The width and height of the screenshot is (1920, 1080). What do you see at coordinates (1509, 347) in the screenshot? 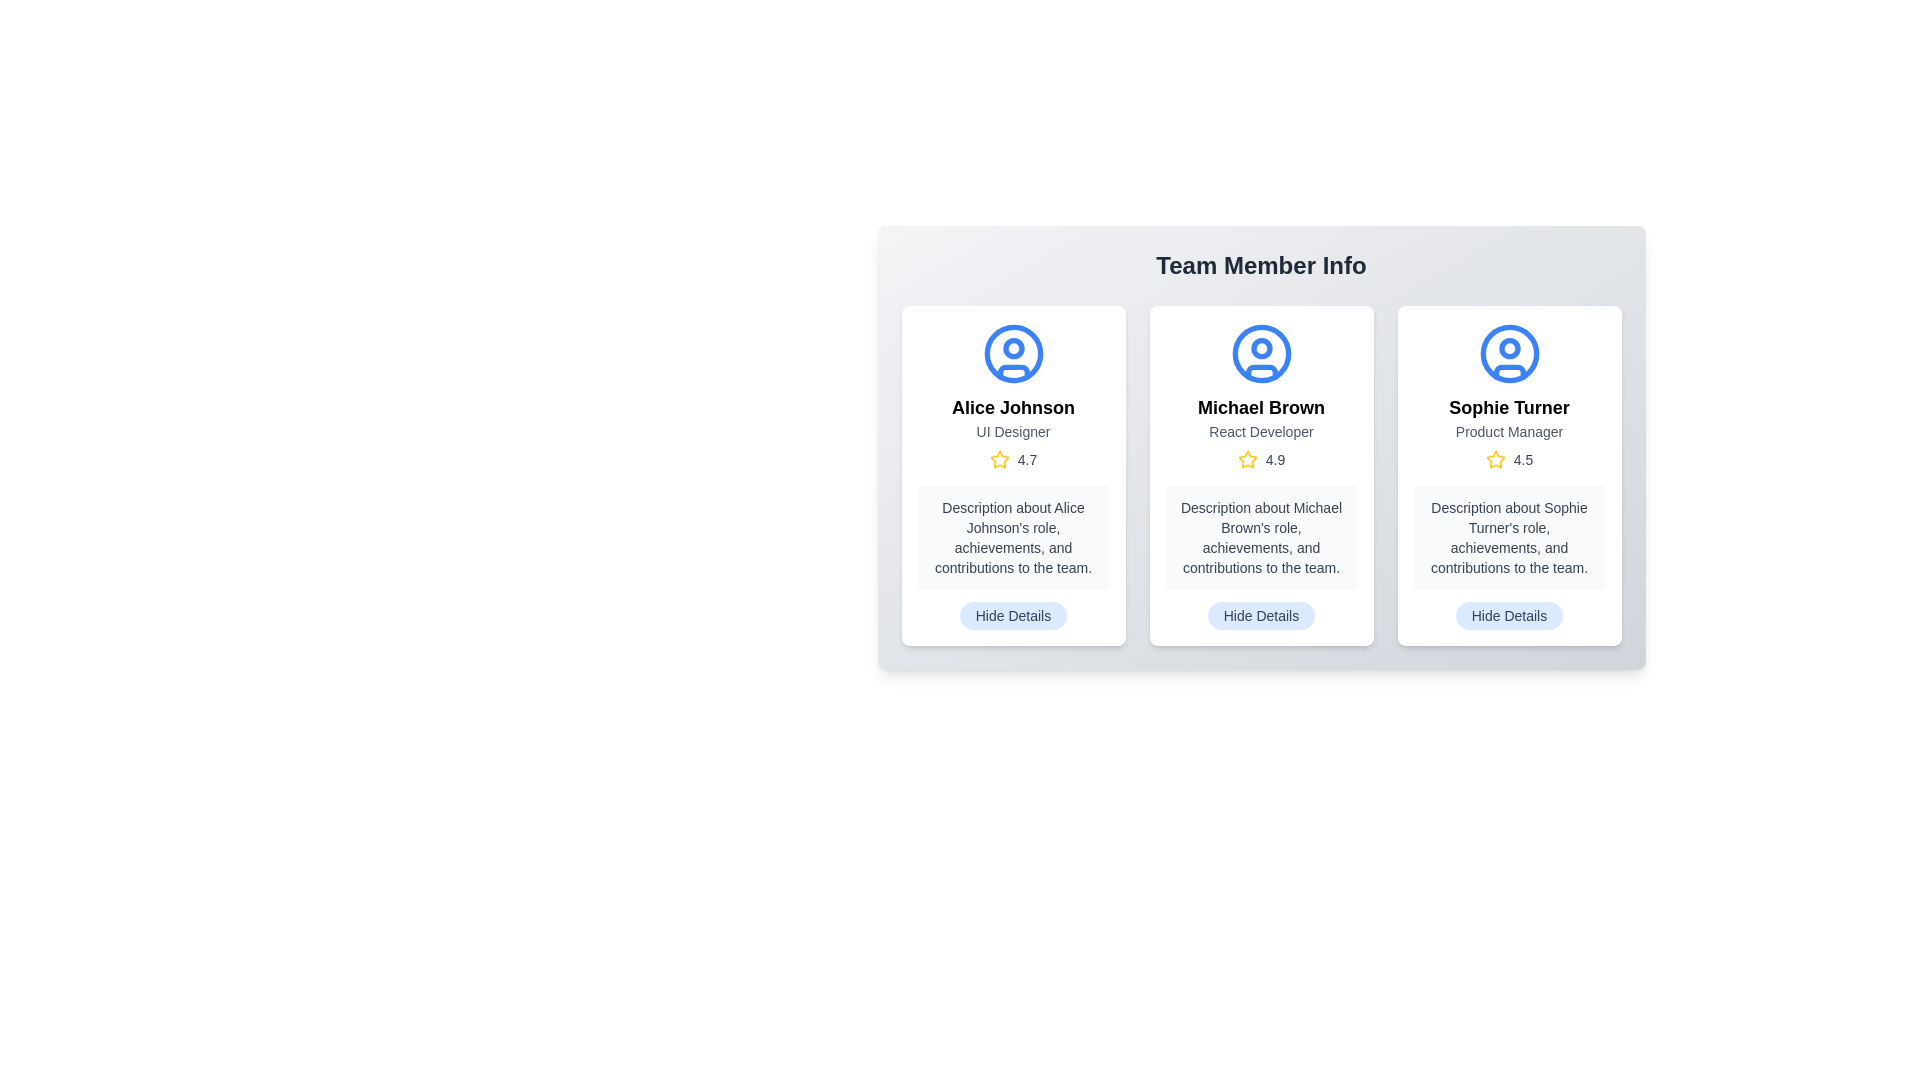
I see `the small circular icon that represents a user avatar, centrally aligned in the head section of the avatar graphic` at bounding box center [1509, 347].